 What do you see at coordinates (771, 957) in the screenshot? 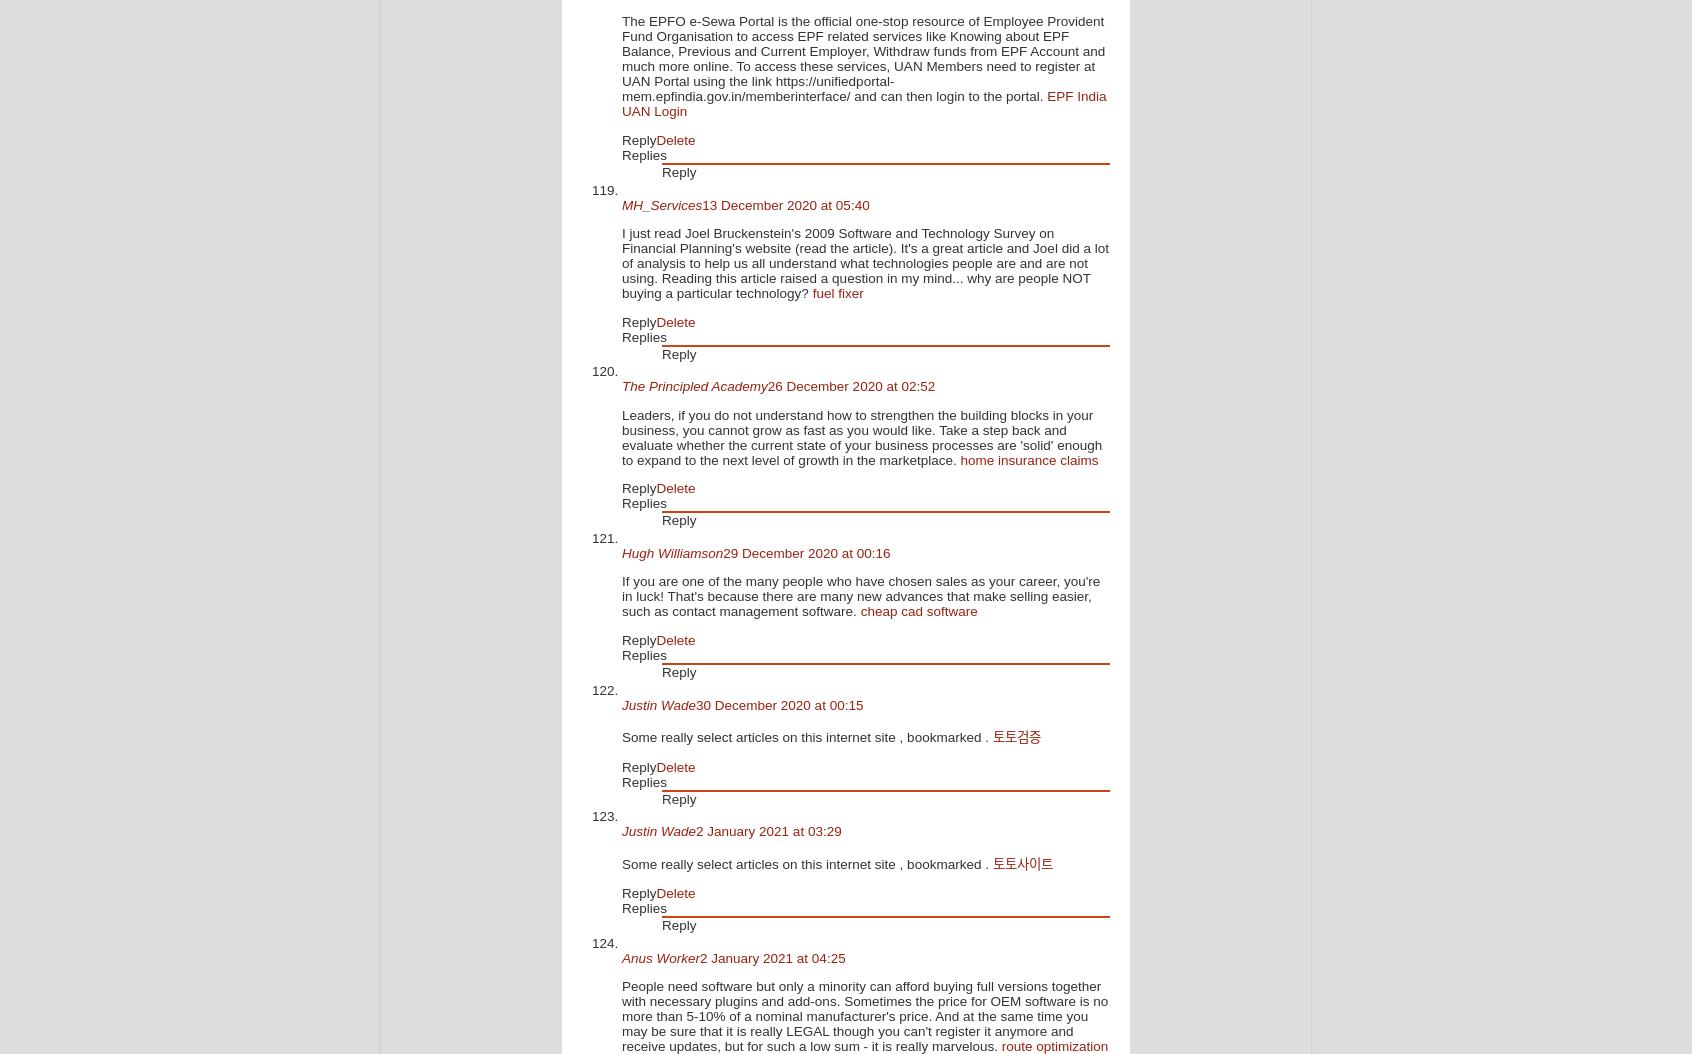
I see `'2 January 2021 at 04:25'` at bounding box center [771, 957].